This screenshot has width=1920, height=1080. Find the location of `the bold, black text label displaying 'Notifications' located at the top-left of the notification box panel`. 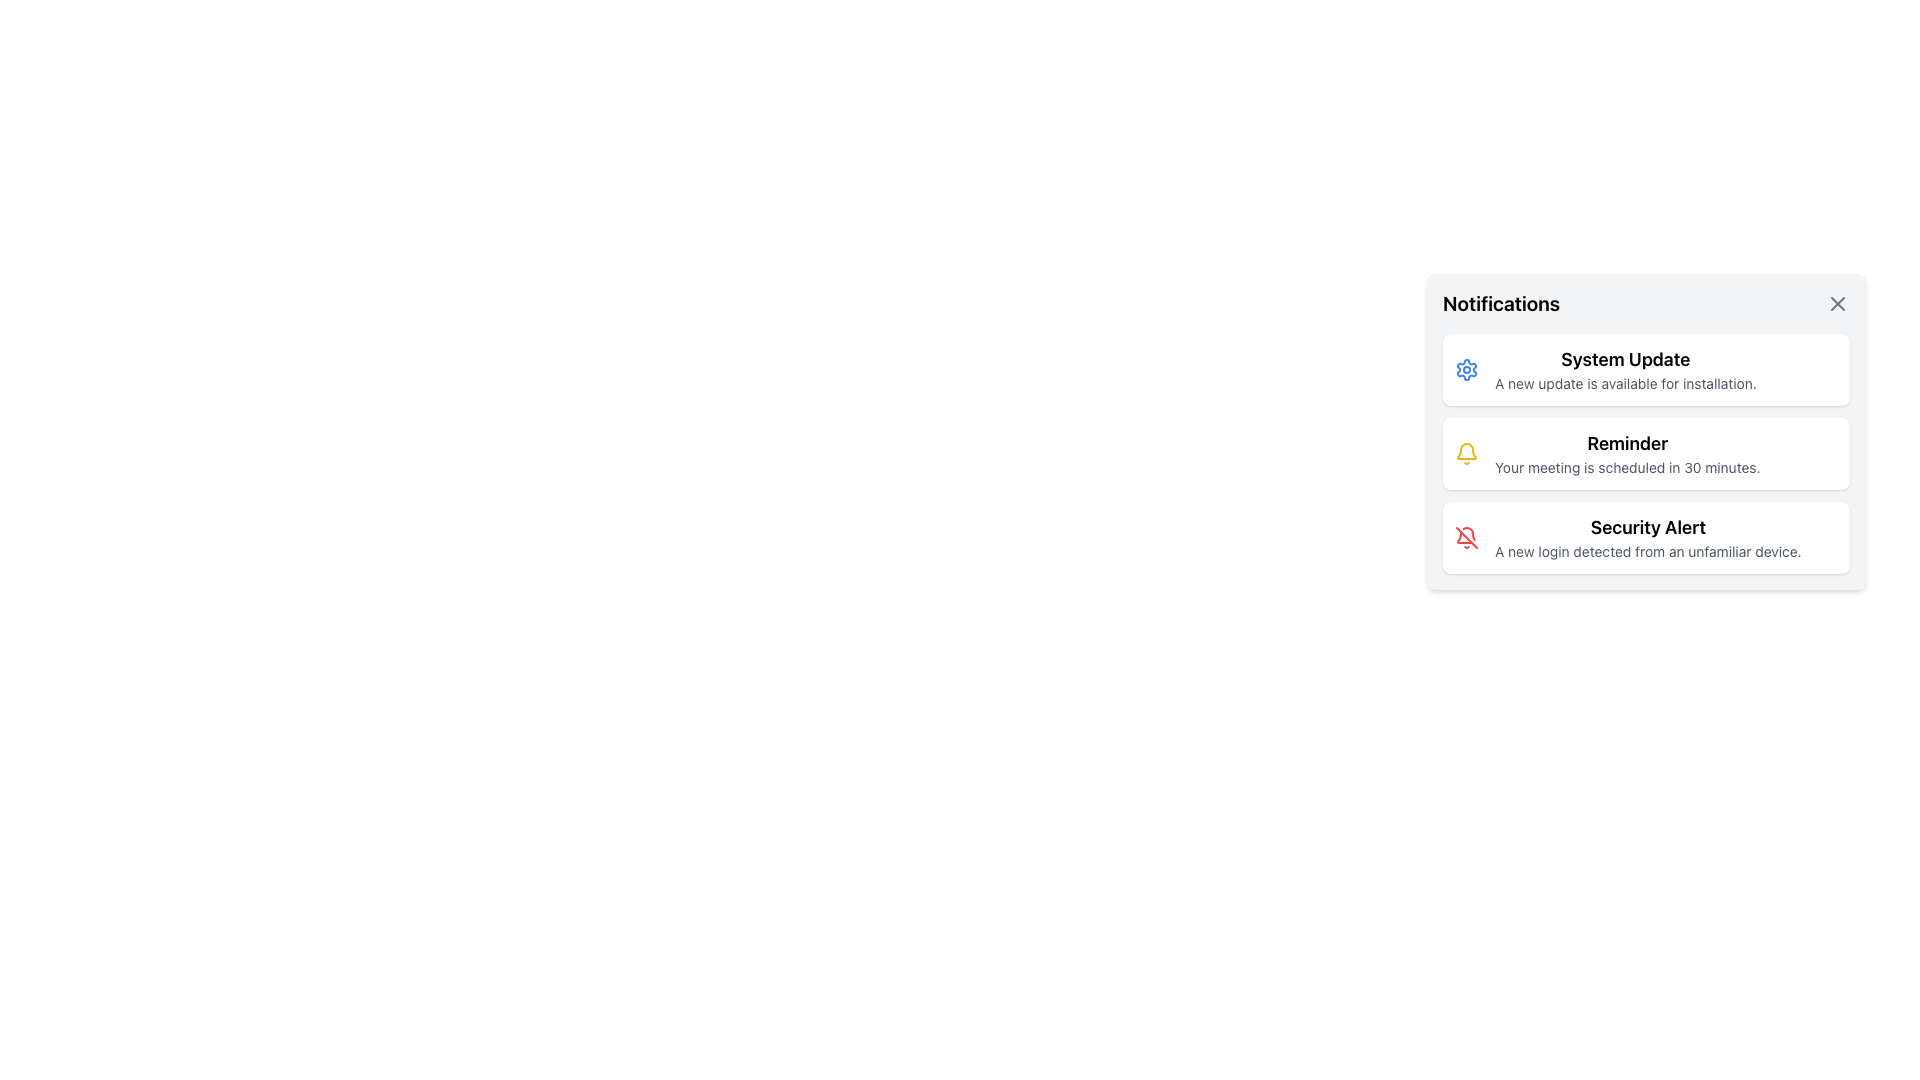

the bold, black text label displaying 'Notifications' located at the top-left of the notification box panel is located at coordinates (1501, 304).